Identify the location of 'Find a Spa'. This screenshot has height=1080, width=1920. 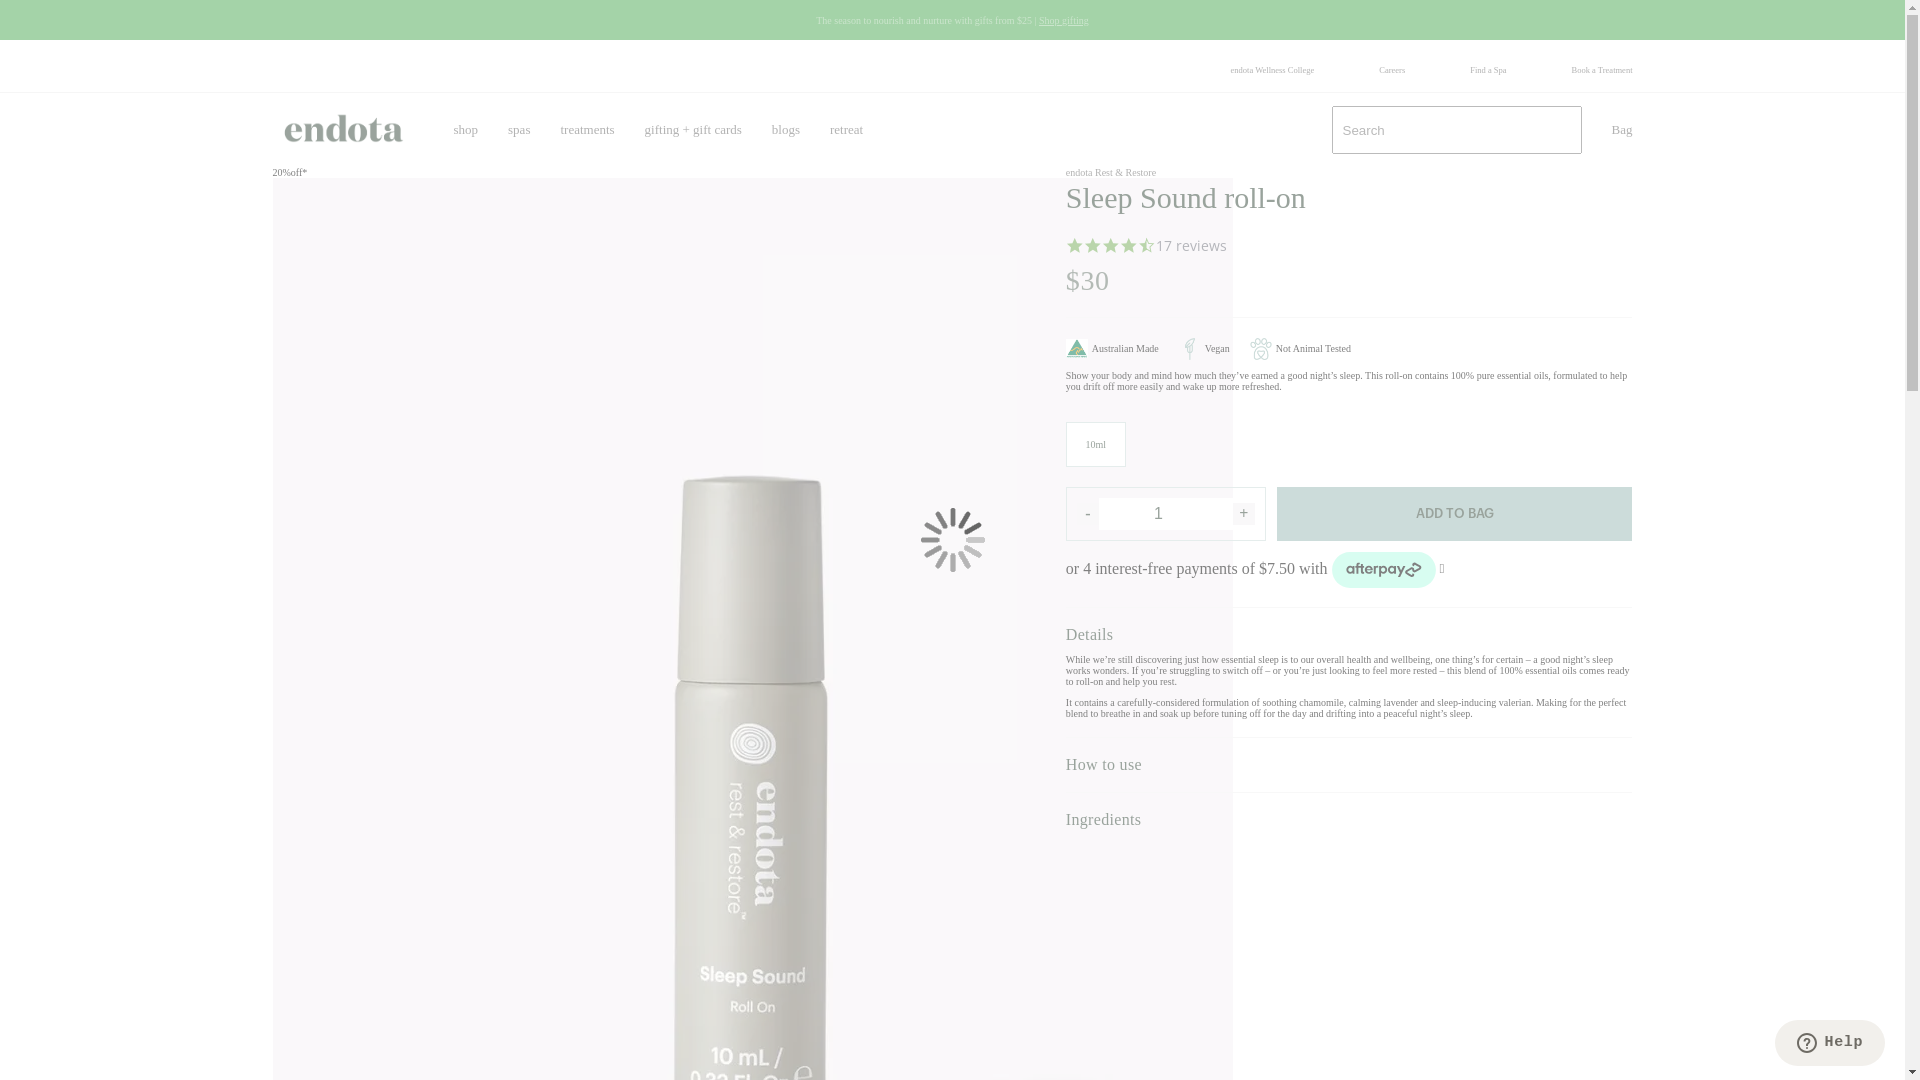
(1488, 68).